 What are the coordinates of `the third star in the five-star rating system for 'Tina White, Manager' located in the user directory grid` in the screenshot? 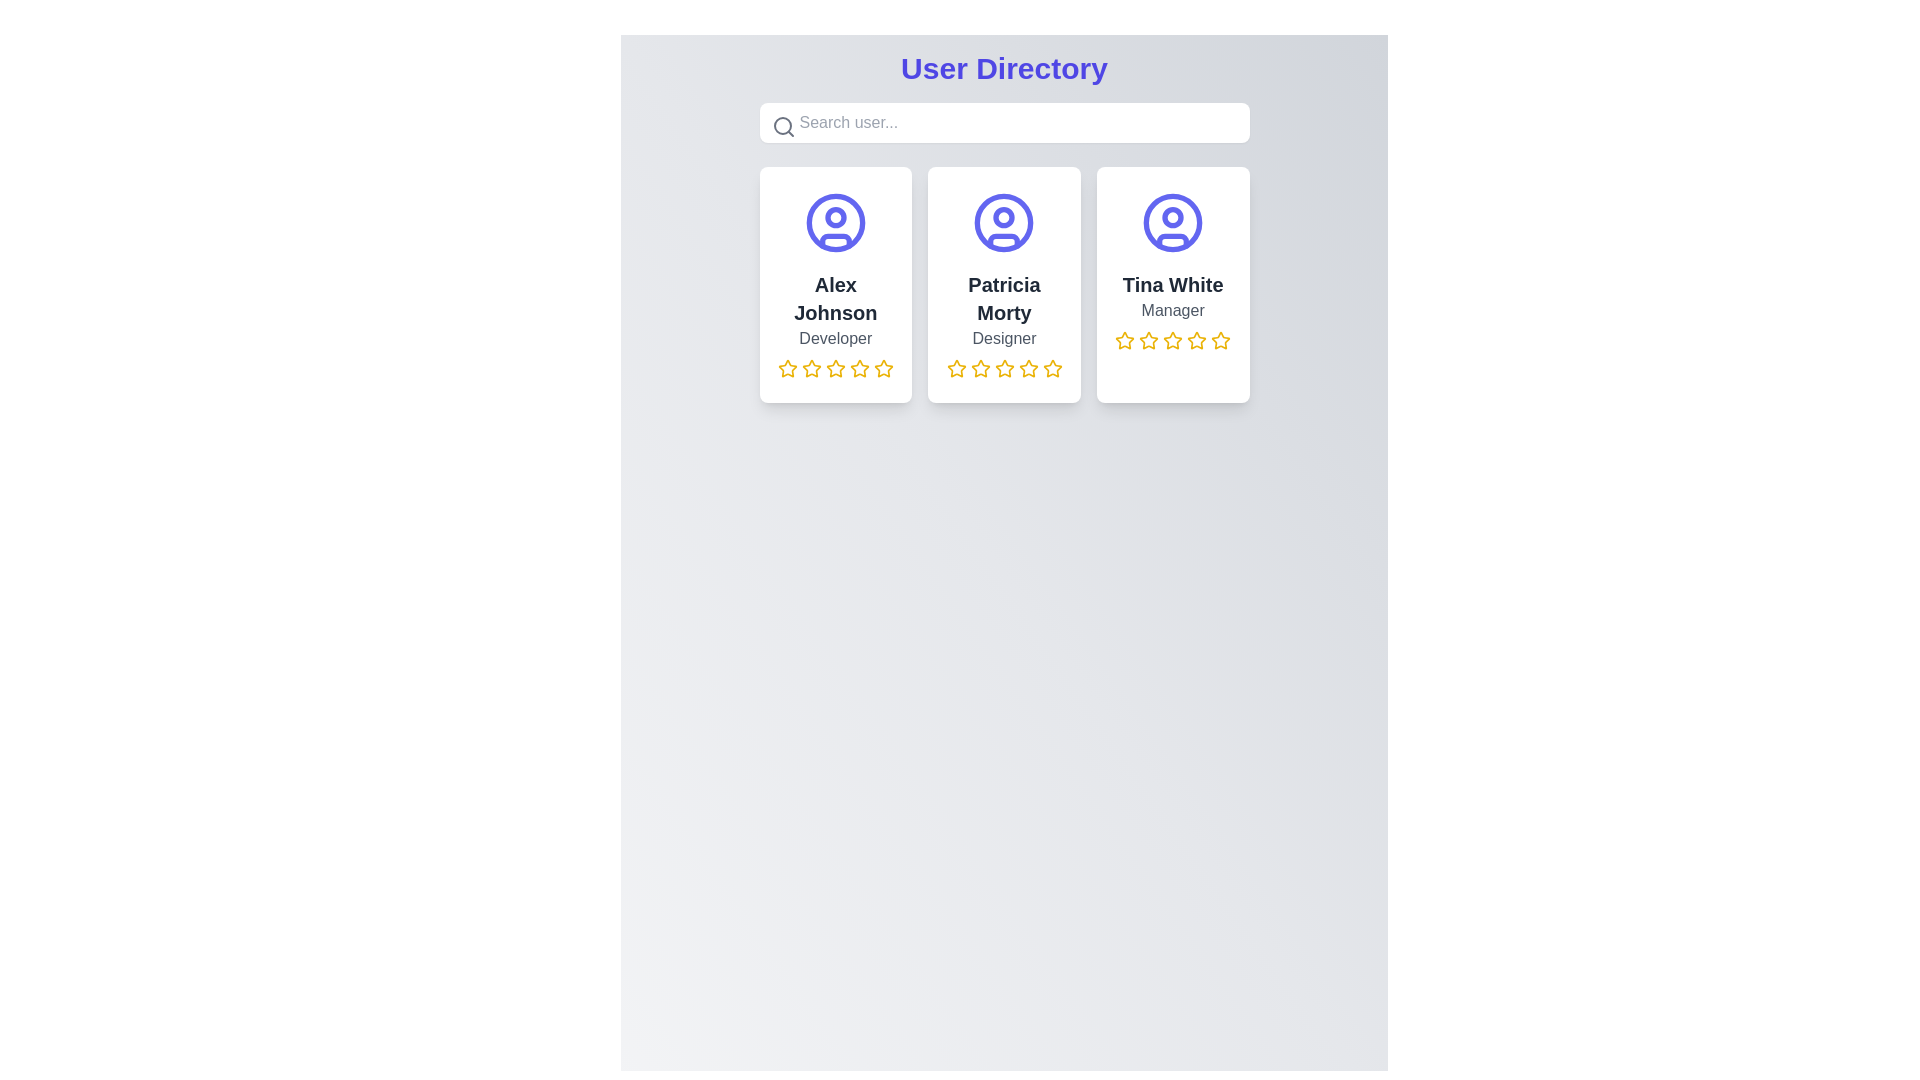 It's located at (1173, 339).